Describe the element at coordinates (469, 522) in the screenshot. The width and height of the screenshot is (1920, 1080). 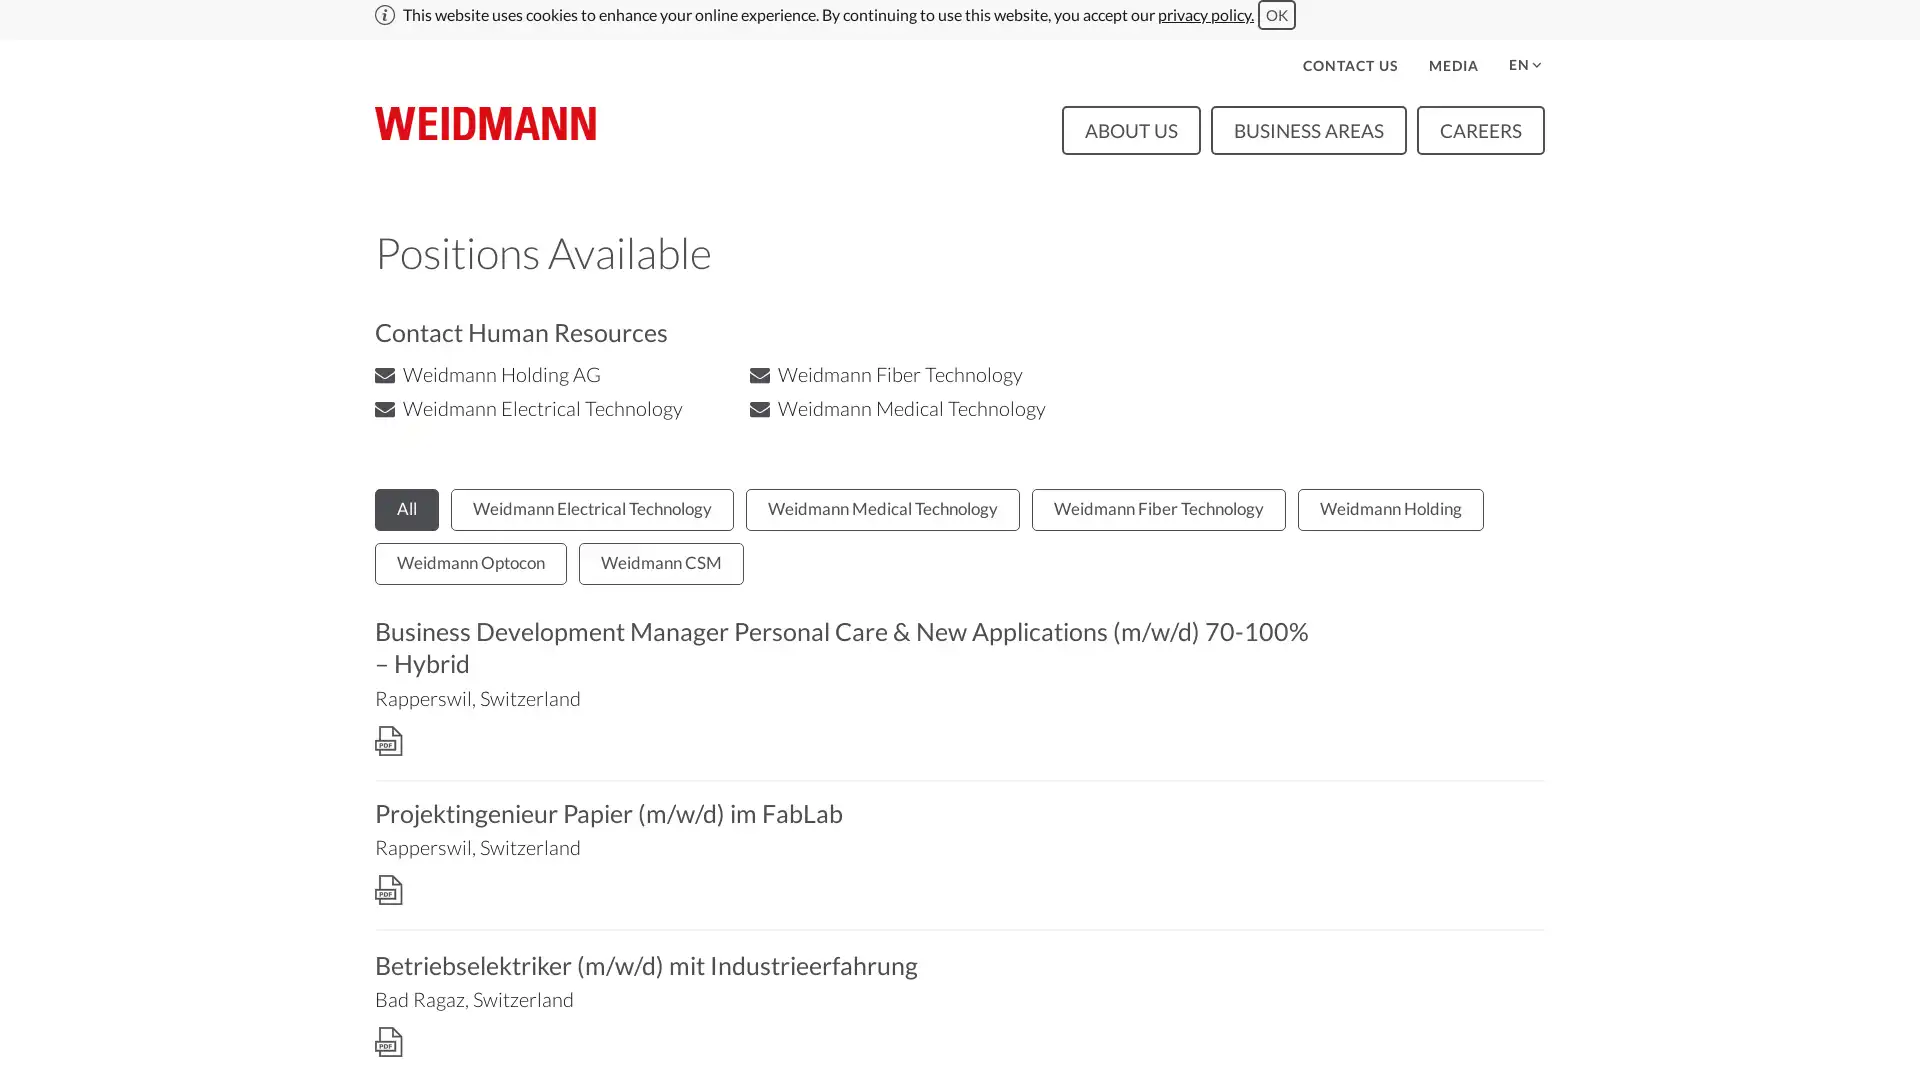
I see `Weidmann Optocon` at that location.